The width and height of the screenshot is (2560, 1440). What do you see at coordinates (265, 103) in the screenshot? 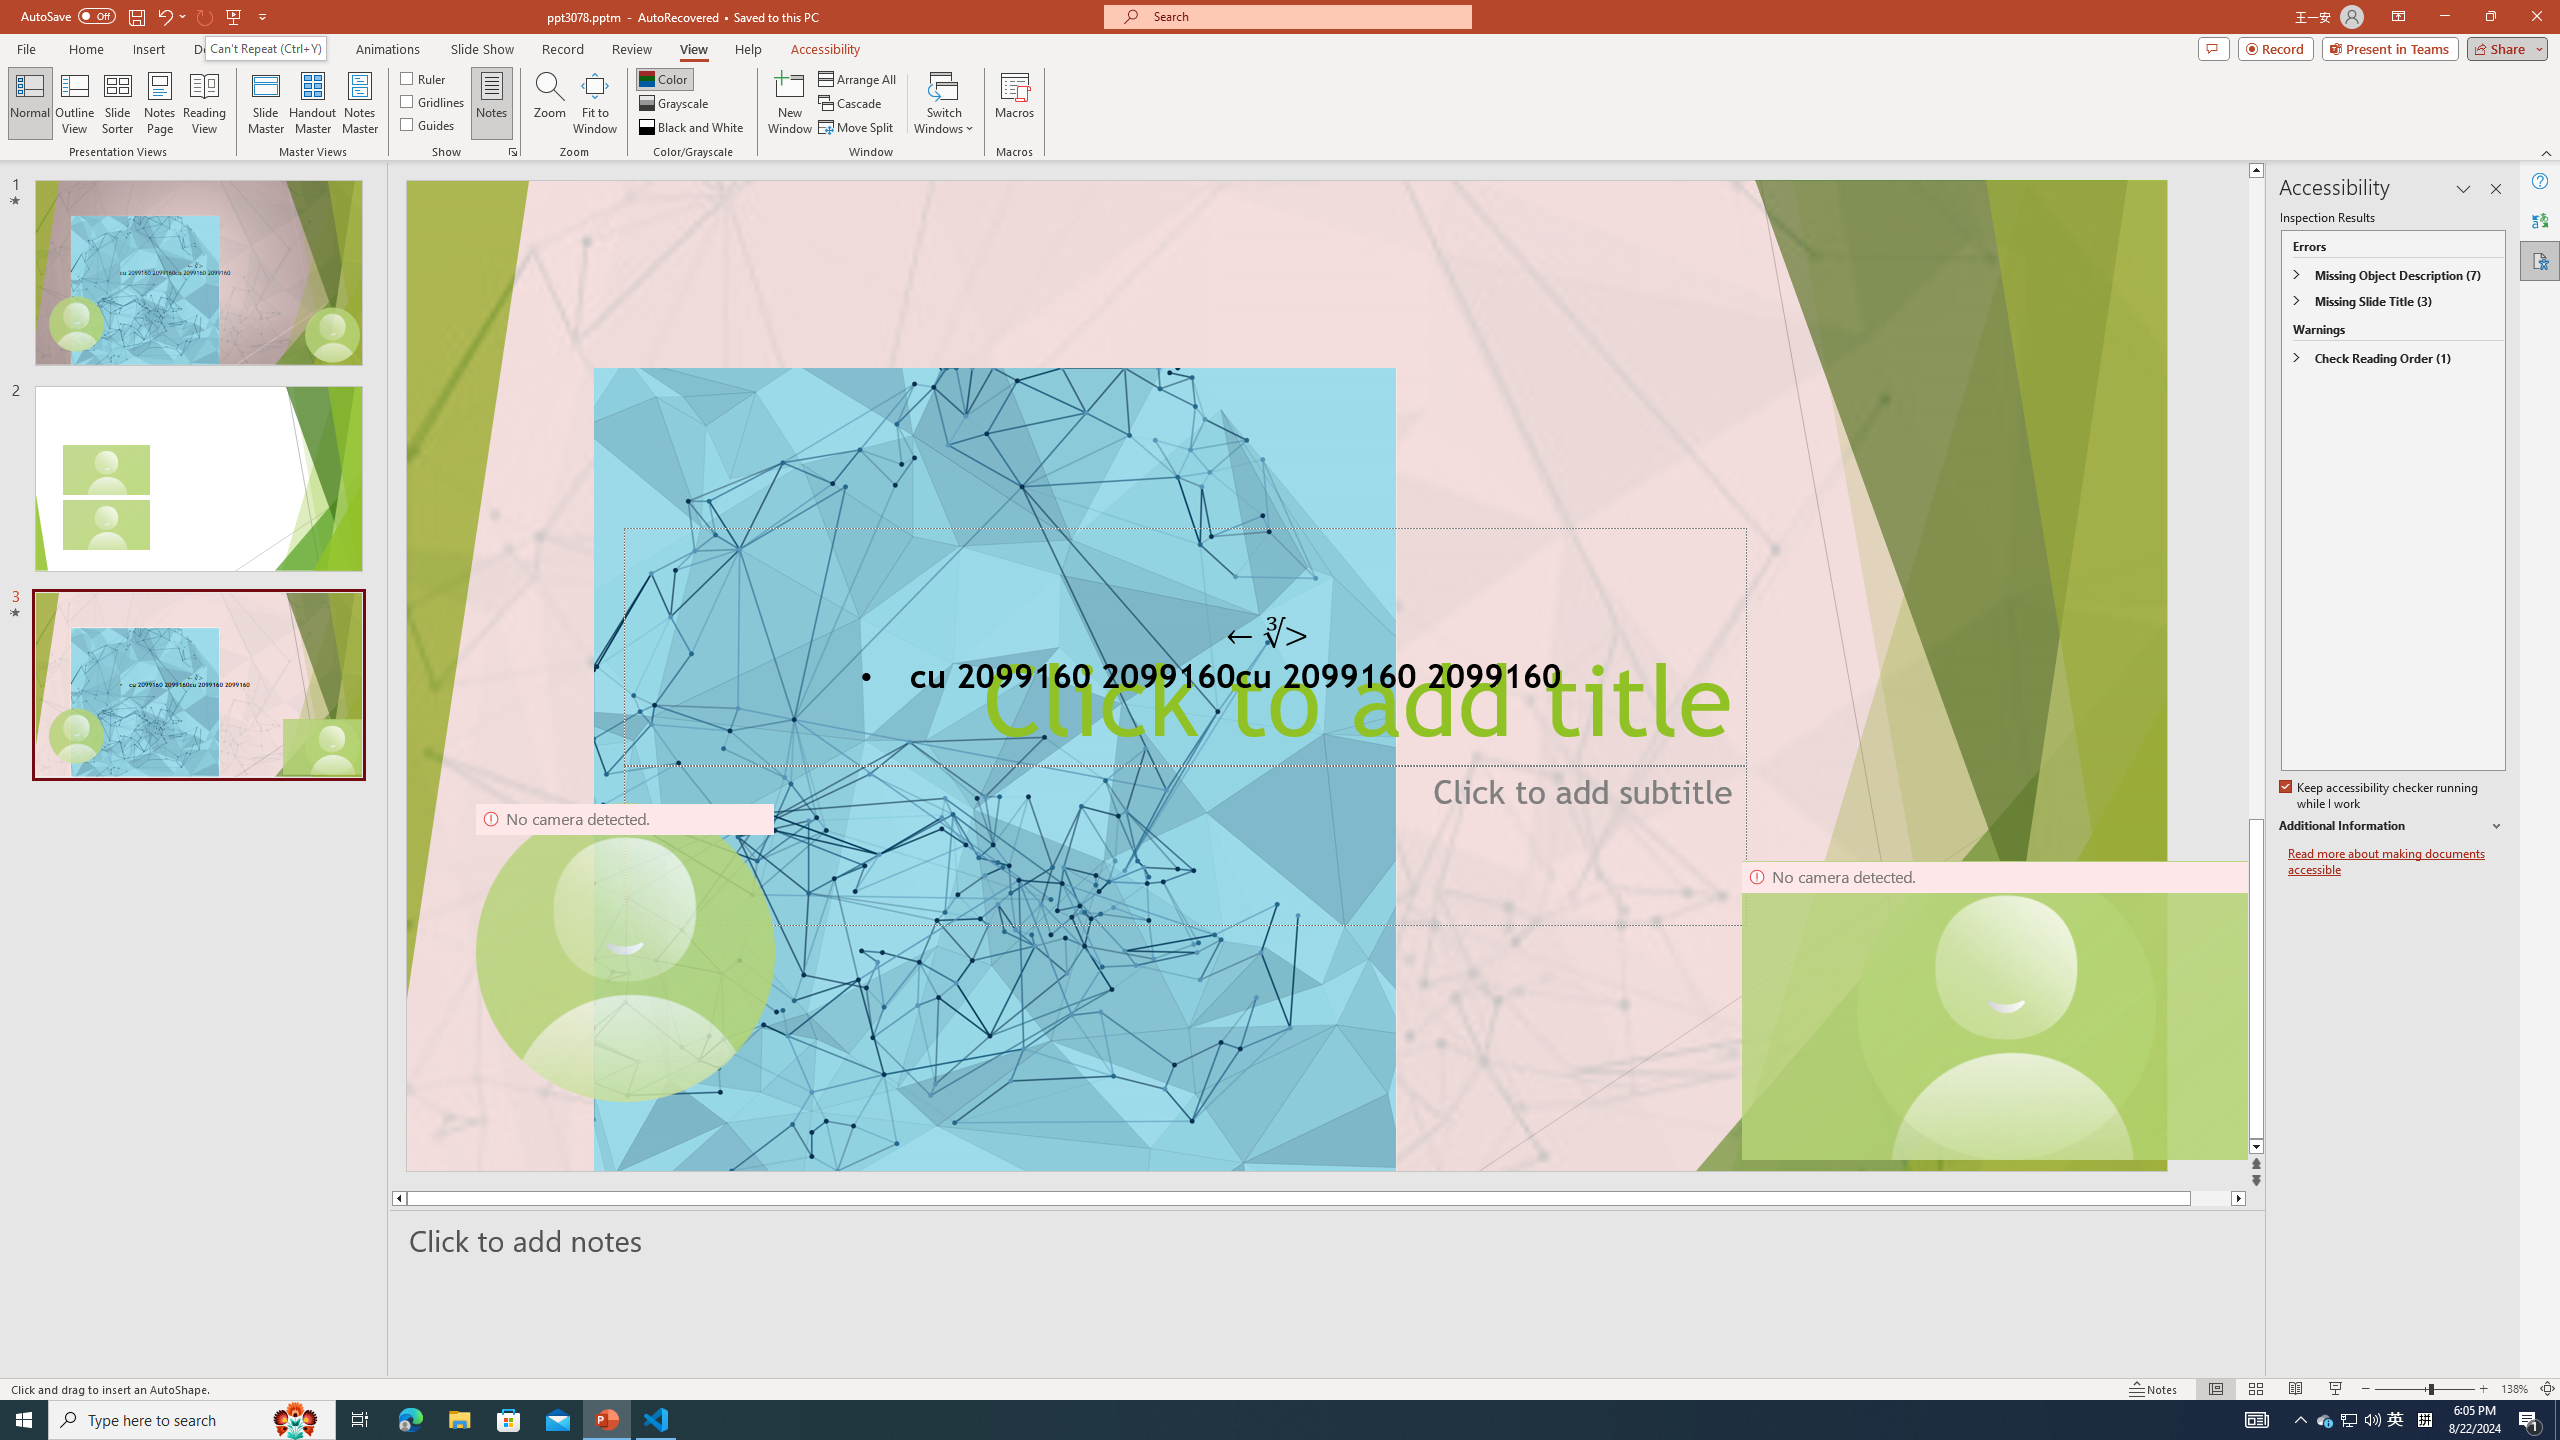
I see `'Slide Master'` at bounding box center [265, 103].